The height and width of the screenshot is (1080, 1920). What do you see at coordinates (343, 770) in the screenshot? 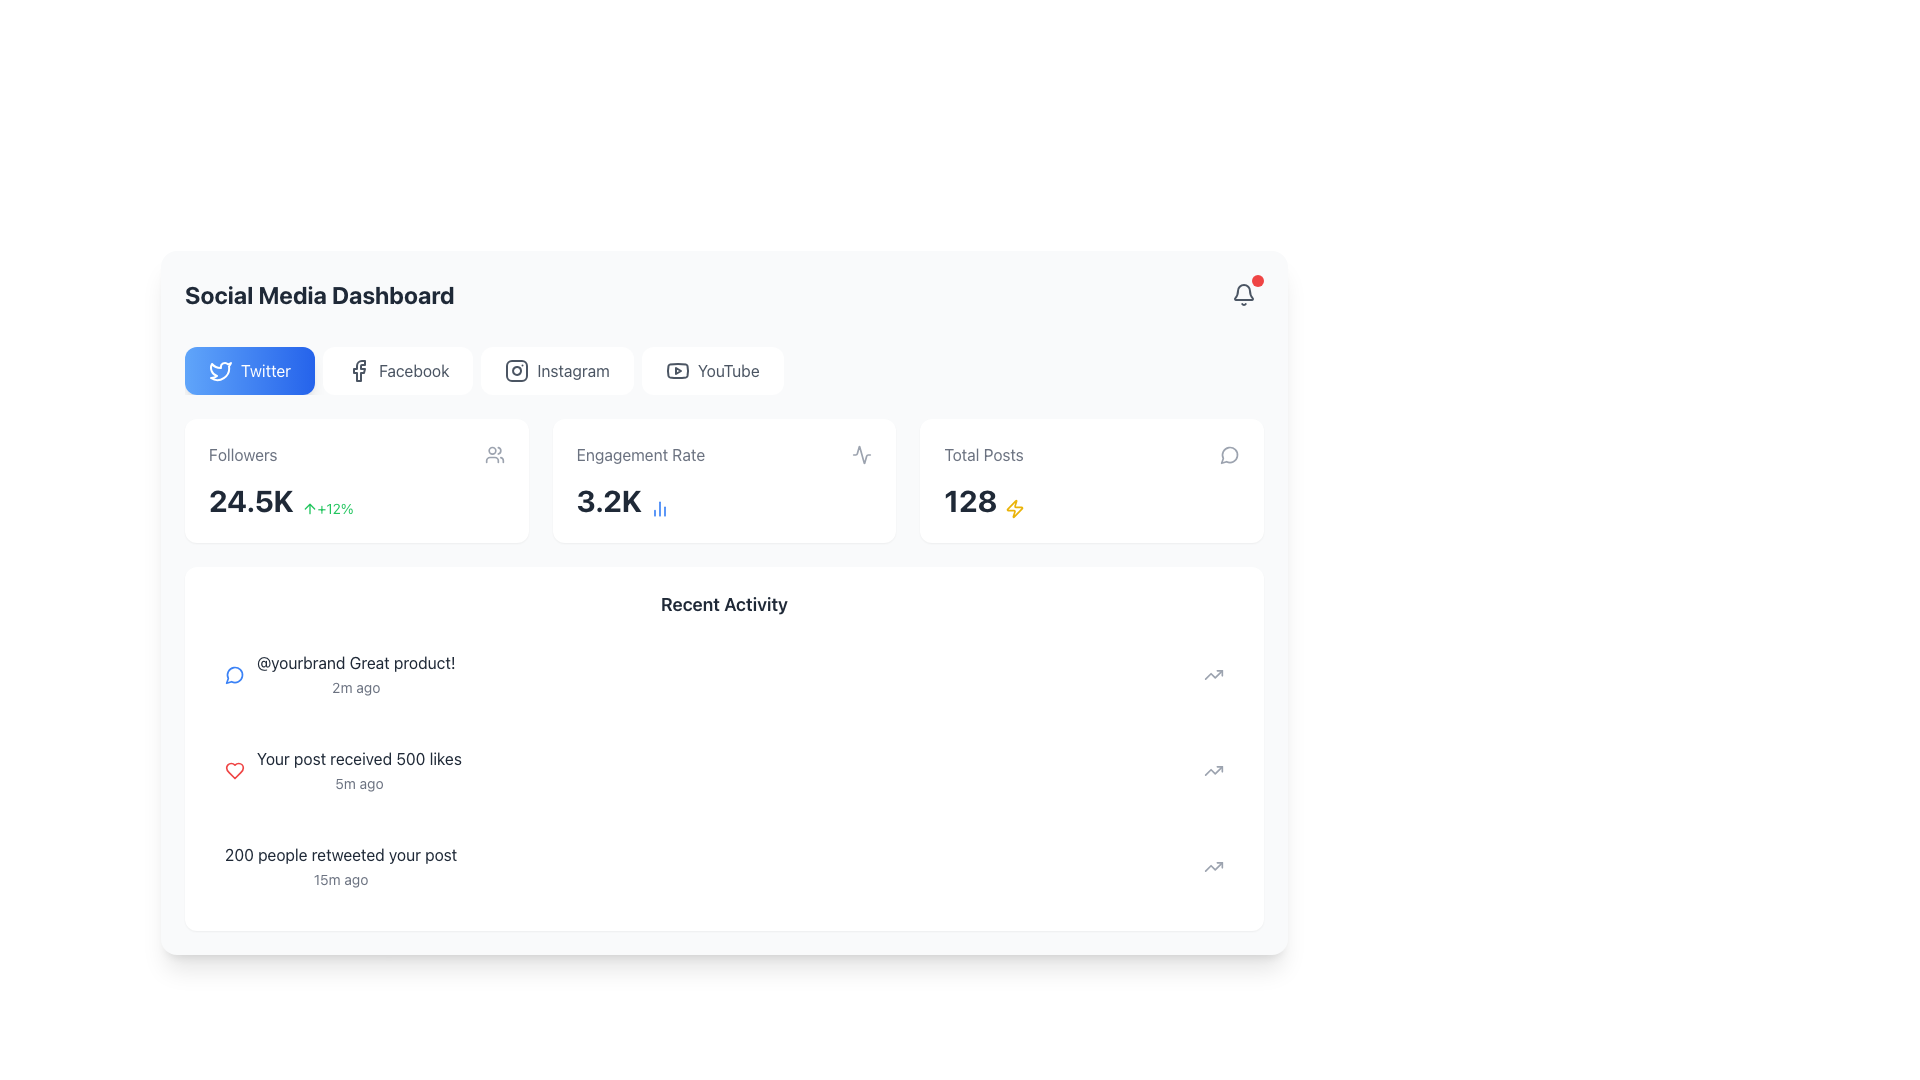
I see `the text label in the 'Recent Activity' section that displays the number of likes received on a post, located between two activity messages` at bounding box center [343, 770].